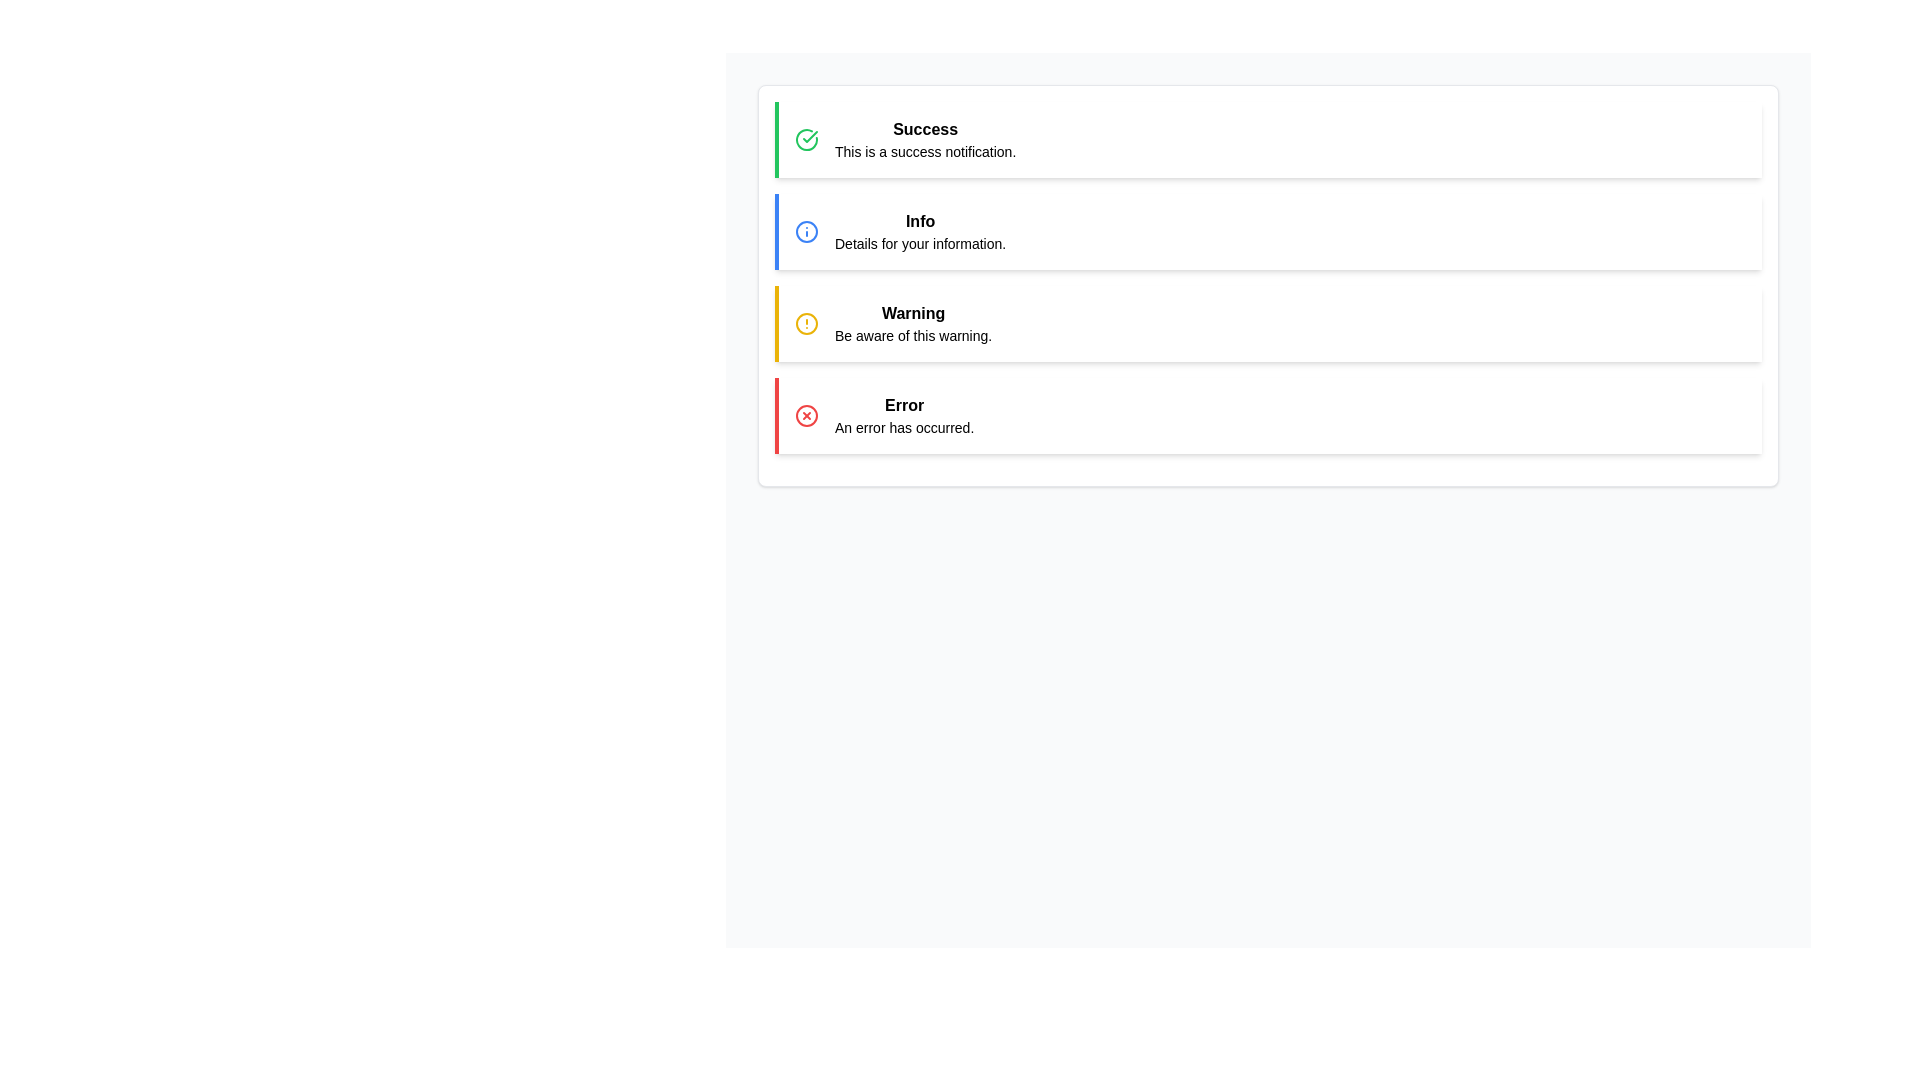  I want to click on the yellow alert icon styled as a circular symbol with an exclamation mark, located to the left of the 'Warning' text in the notification box, so click(806, 323).